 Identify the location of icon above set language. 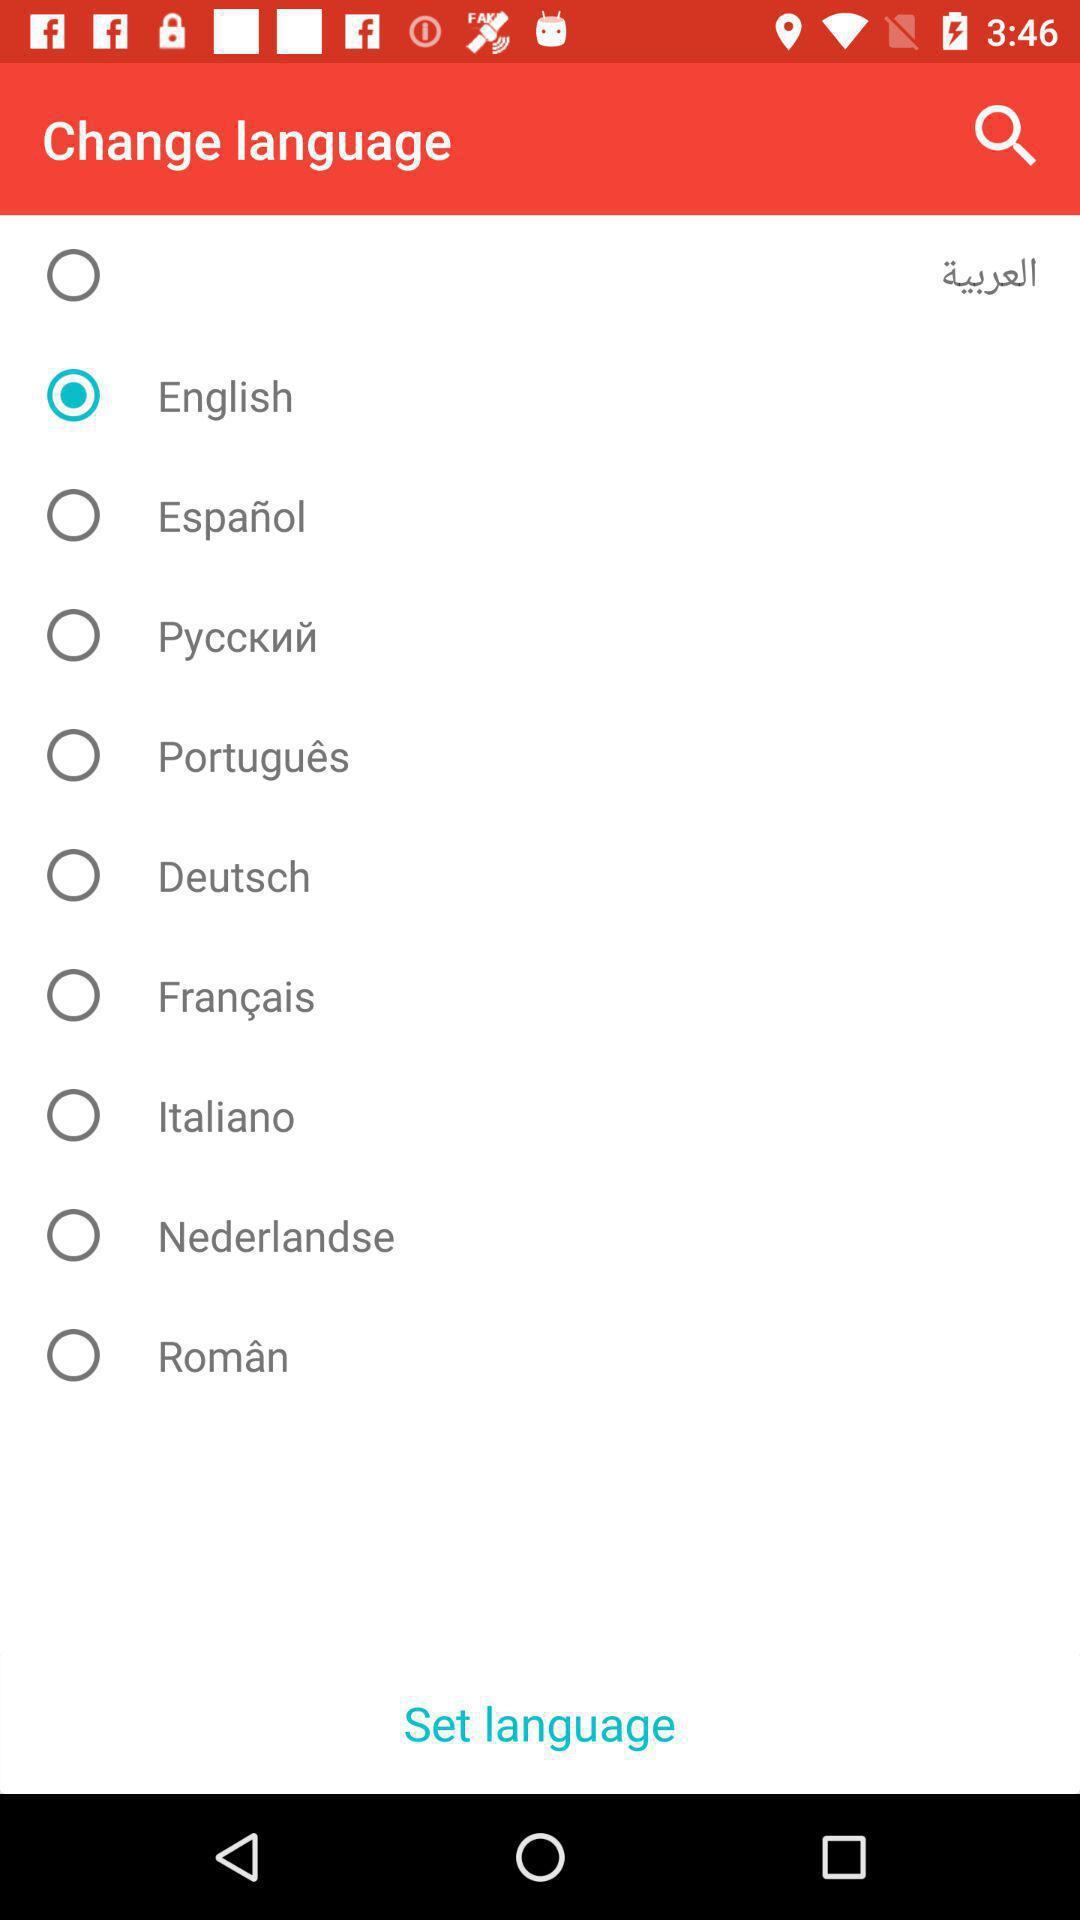
(555, 1355).